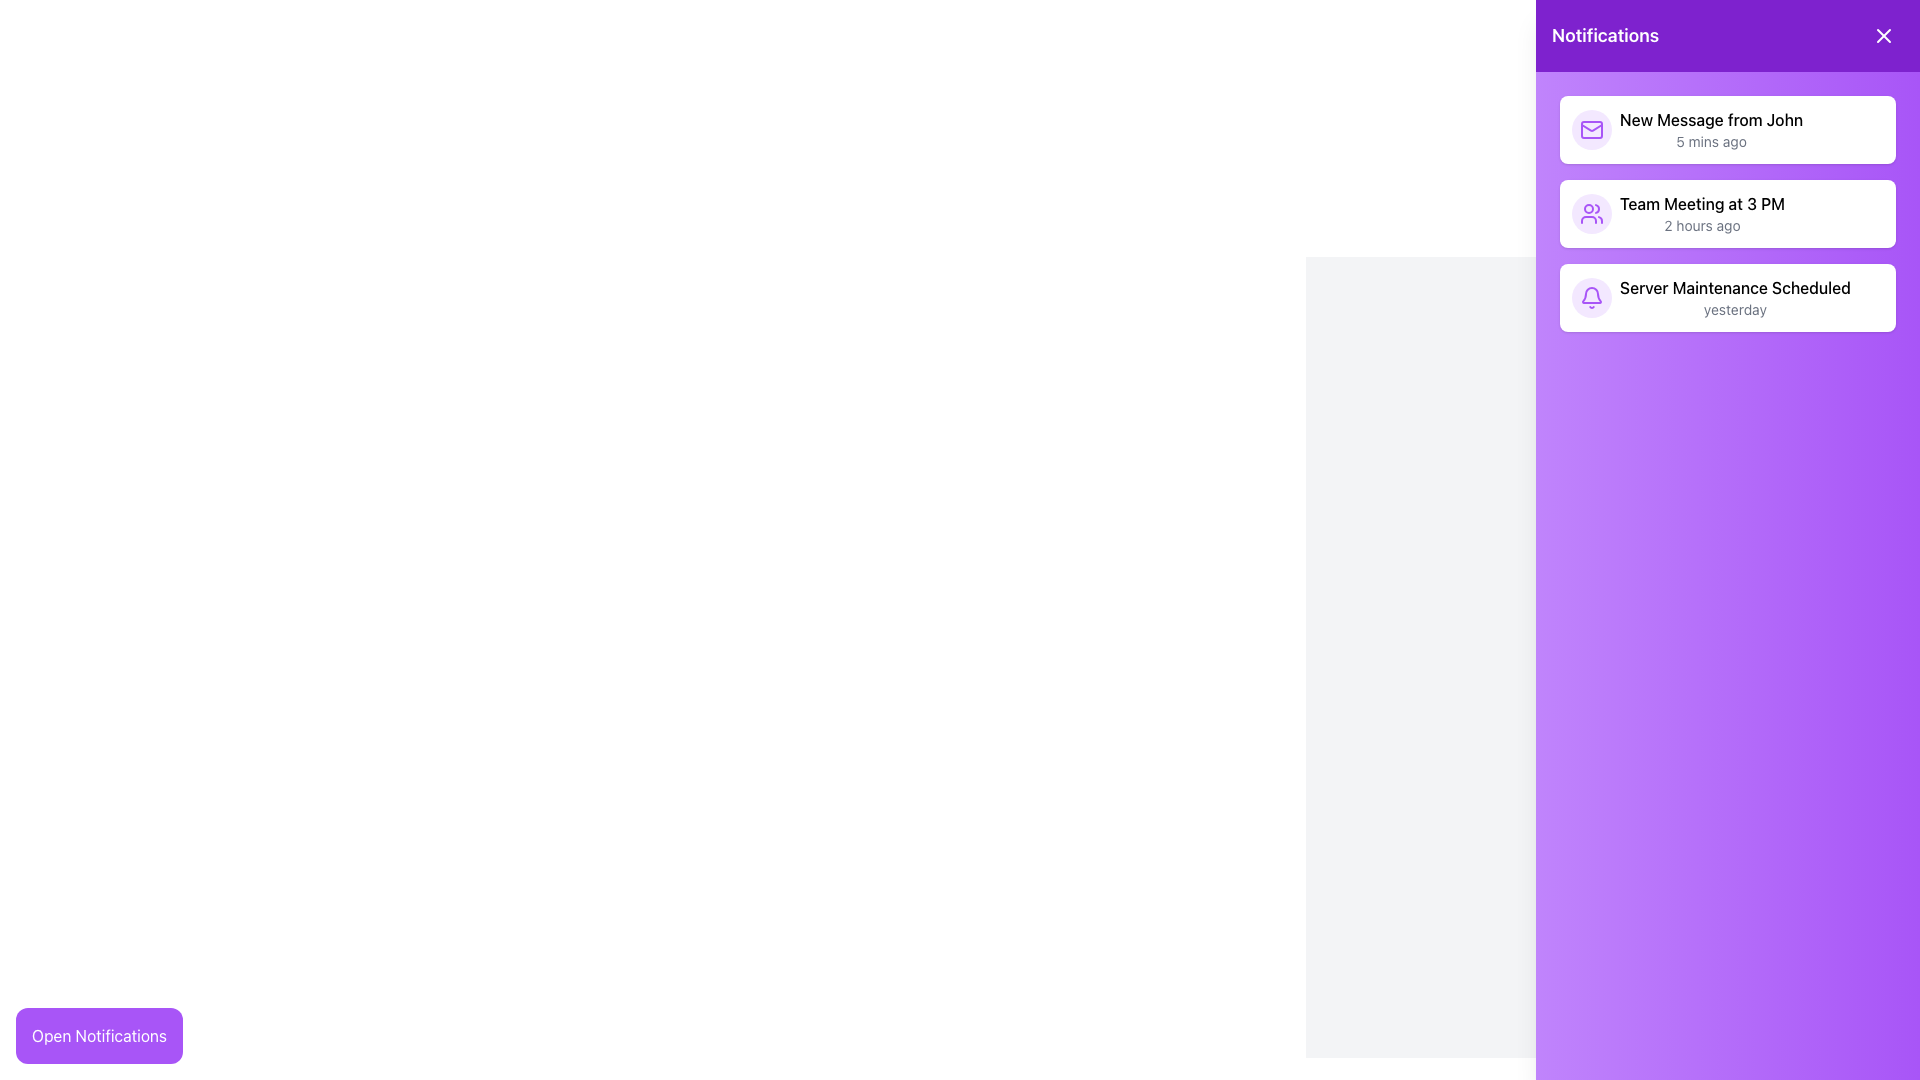  What do you see at coordinates (1591, 130) in the screenshot?
I see `the purple and white mail icon associated with the 'New Message from John' notification` at bounding box center [1591, 130].